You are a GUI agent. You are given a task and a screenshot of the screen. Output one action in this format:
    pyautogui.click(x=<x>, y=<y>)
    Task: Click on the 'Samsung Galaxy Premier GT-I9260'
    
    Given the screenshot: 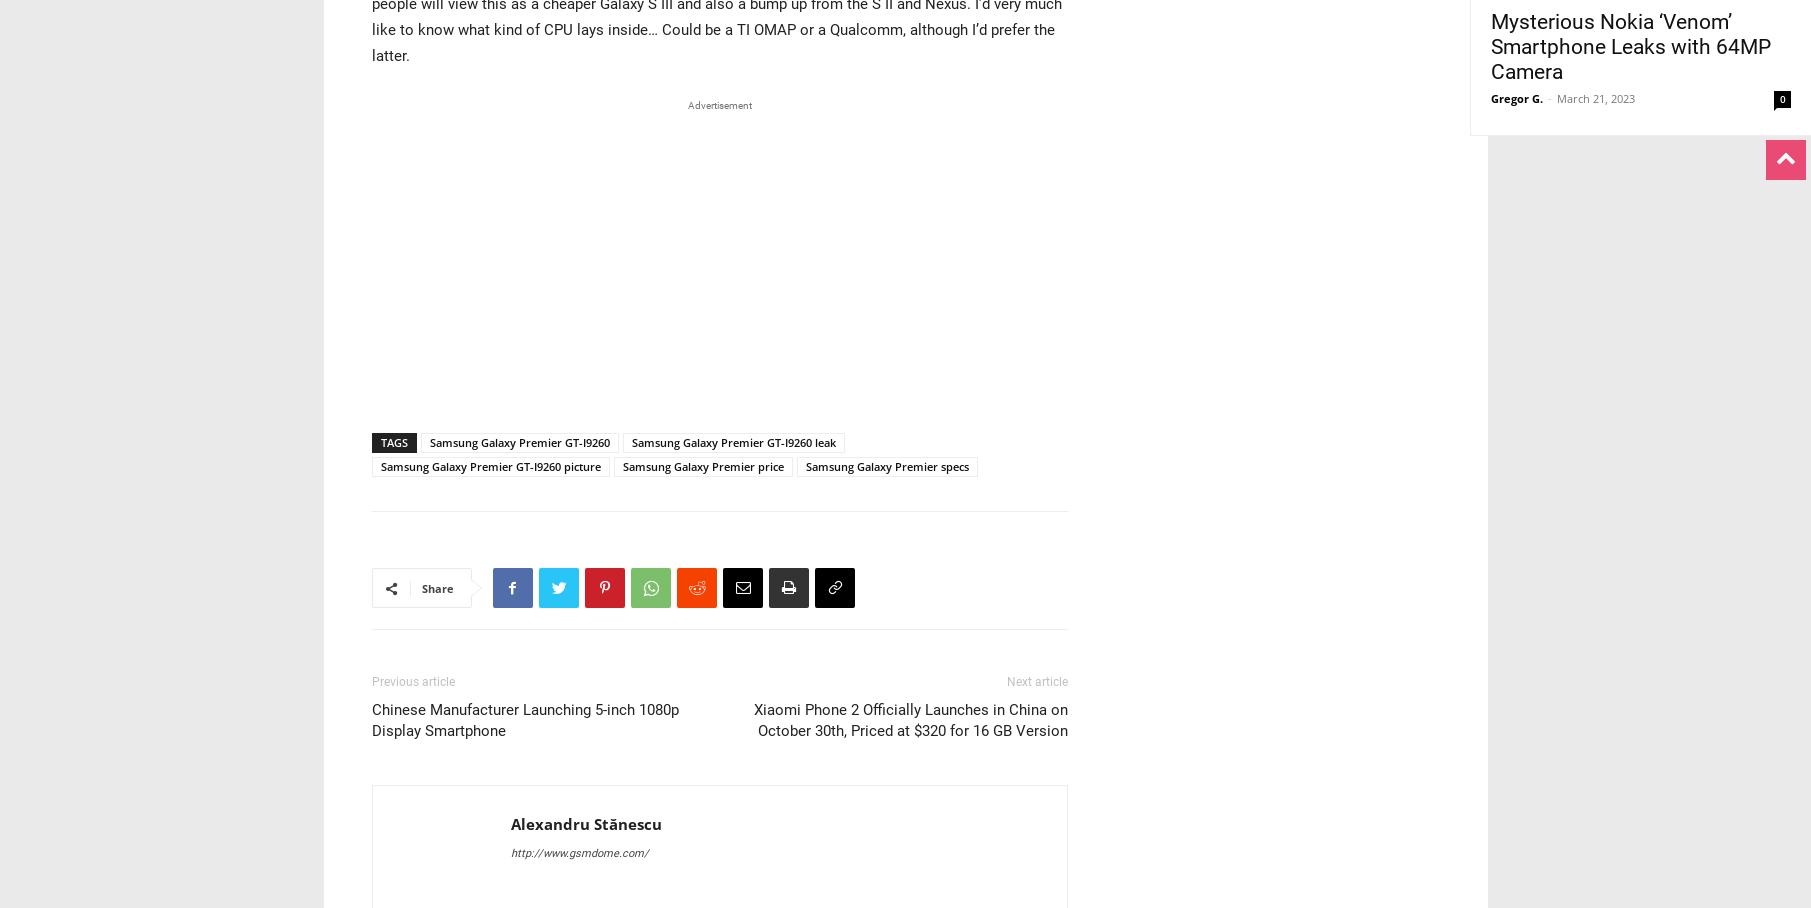 What is the action you would take?
    pyautogui.click(x=518, y=442)
    